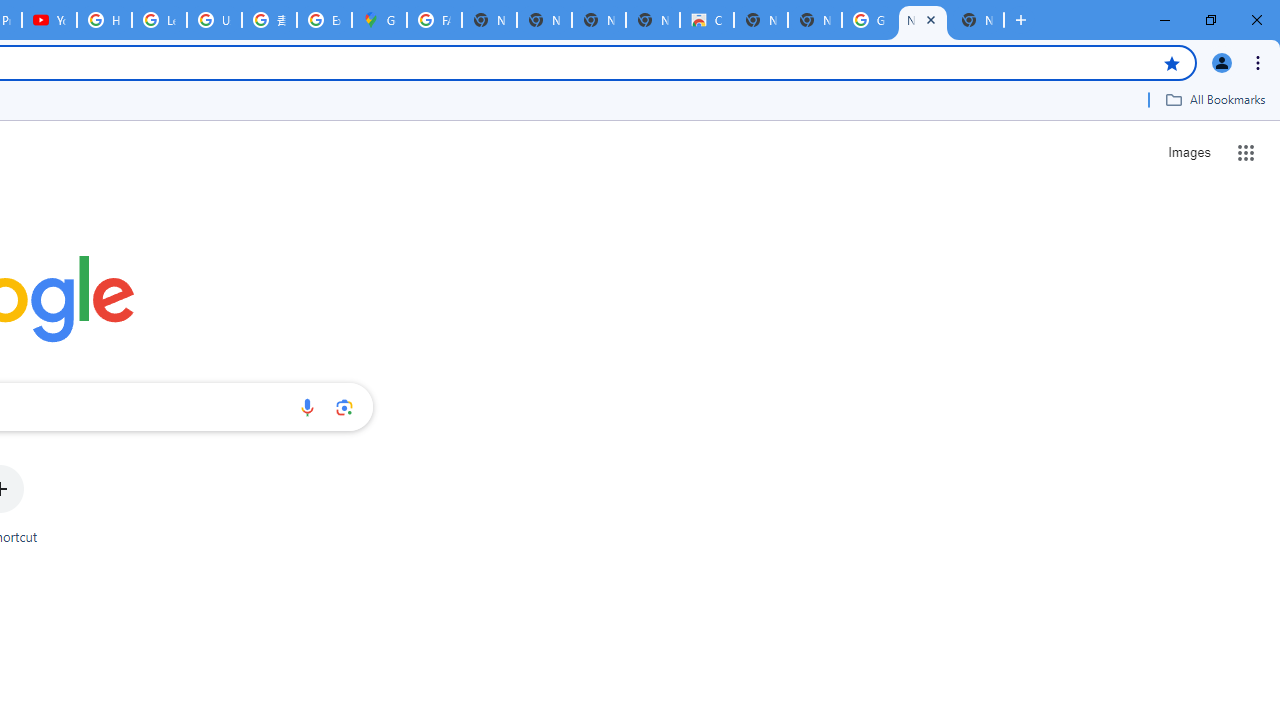 The image size is (1280, 720). Describe the element at coordinates (103, 20) in the screenshot. I see `'How Chrome protects your passwords - Google Chrome Help'` at that location.